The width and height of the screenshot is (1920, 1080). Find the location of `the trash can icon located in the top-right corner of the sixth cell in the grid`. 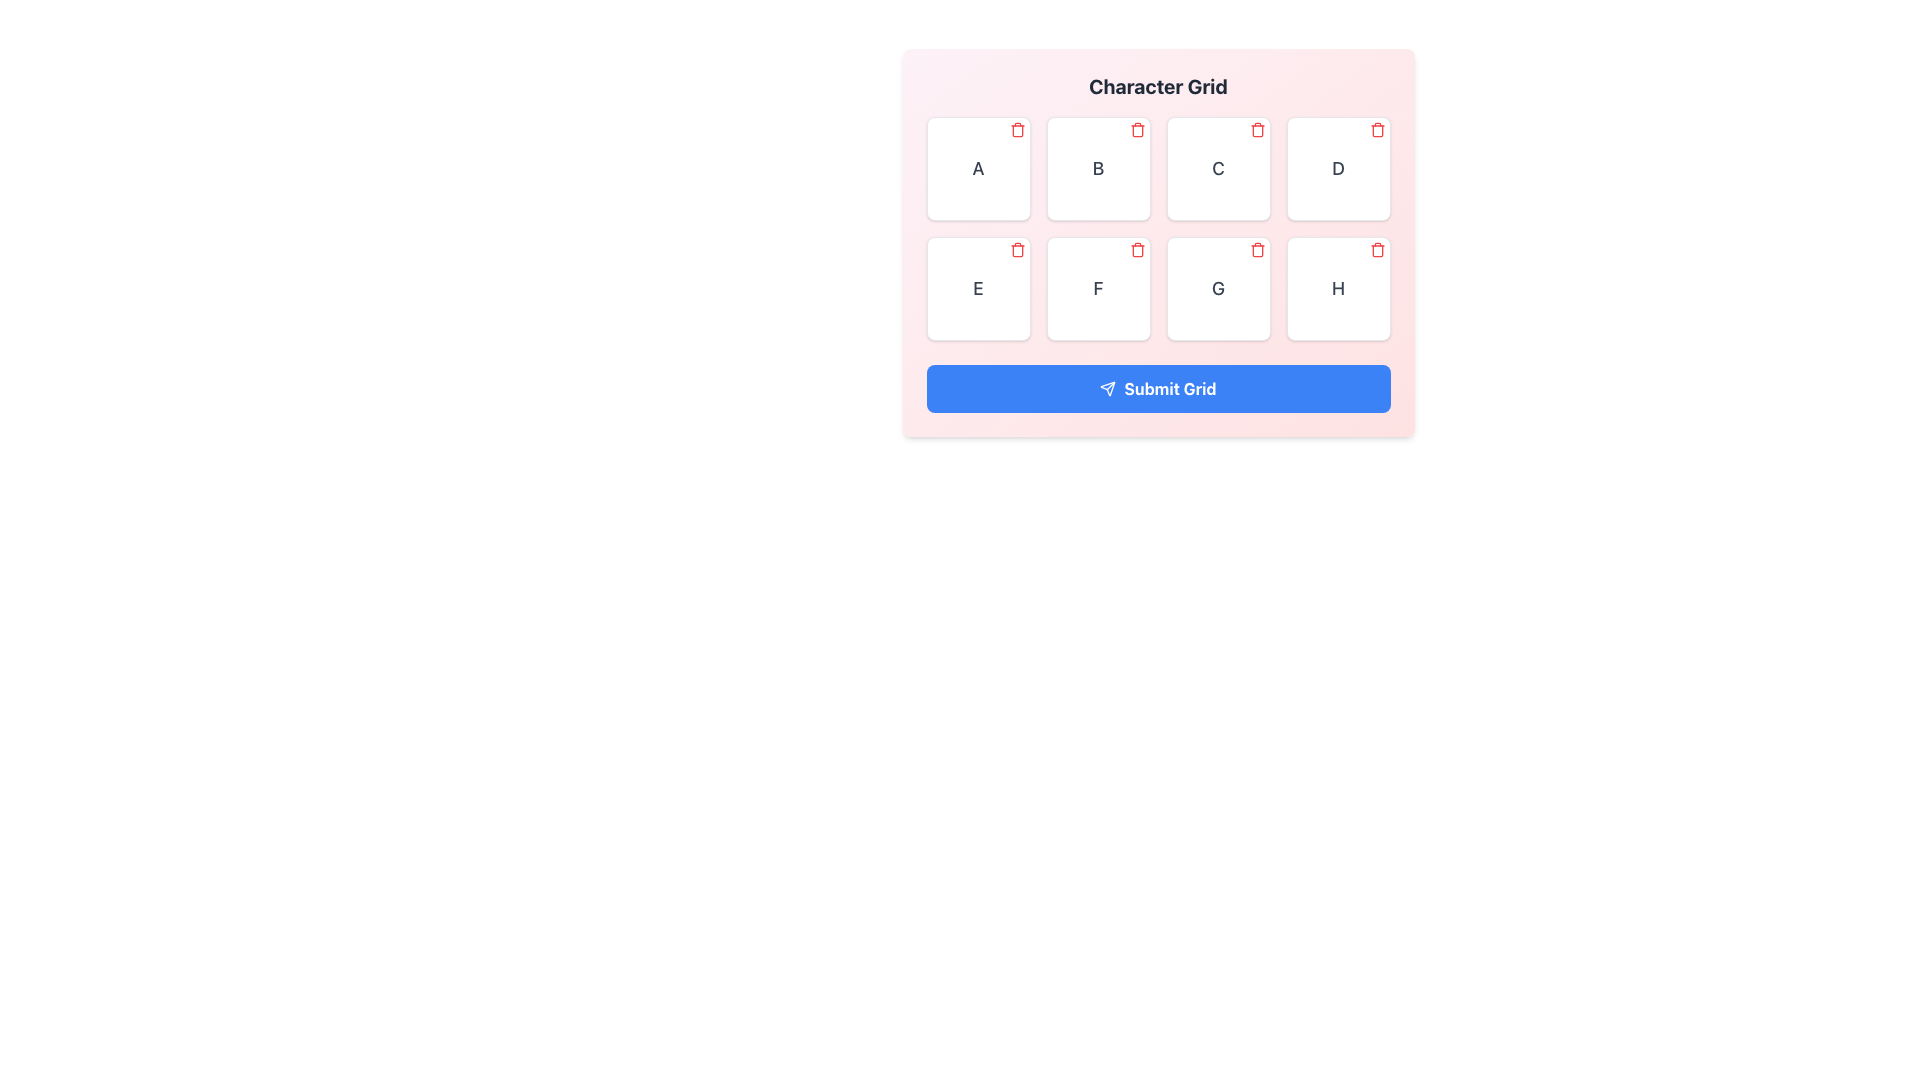

the trash can icon located in the top-right corner of the sixth cell in the grid is located at coordinates (1137, 249).